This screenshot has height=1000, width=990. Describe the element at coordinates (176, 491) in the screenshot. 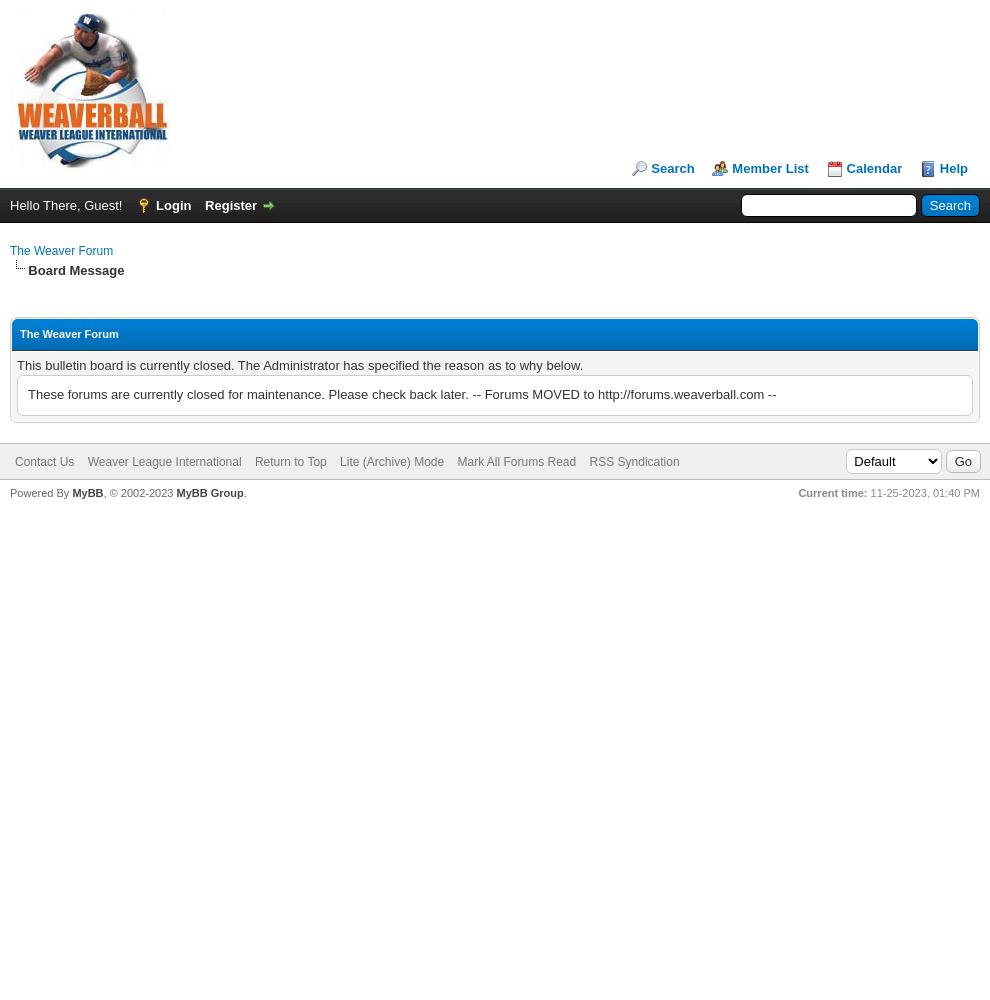

I see `'MyBB Group'` at that location.